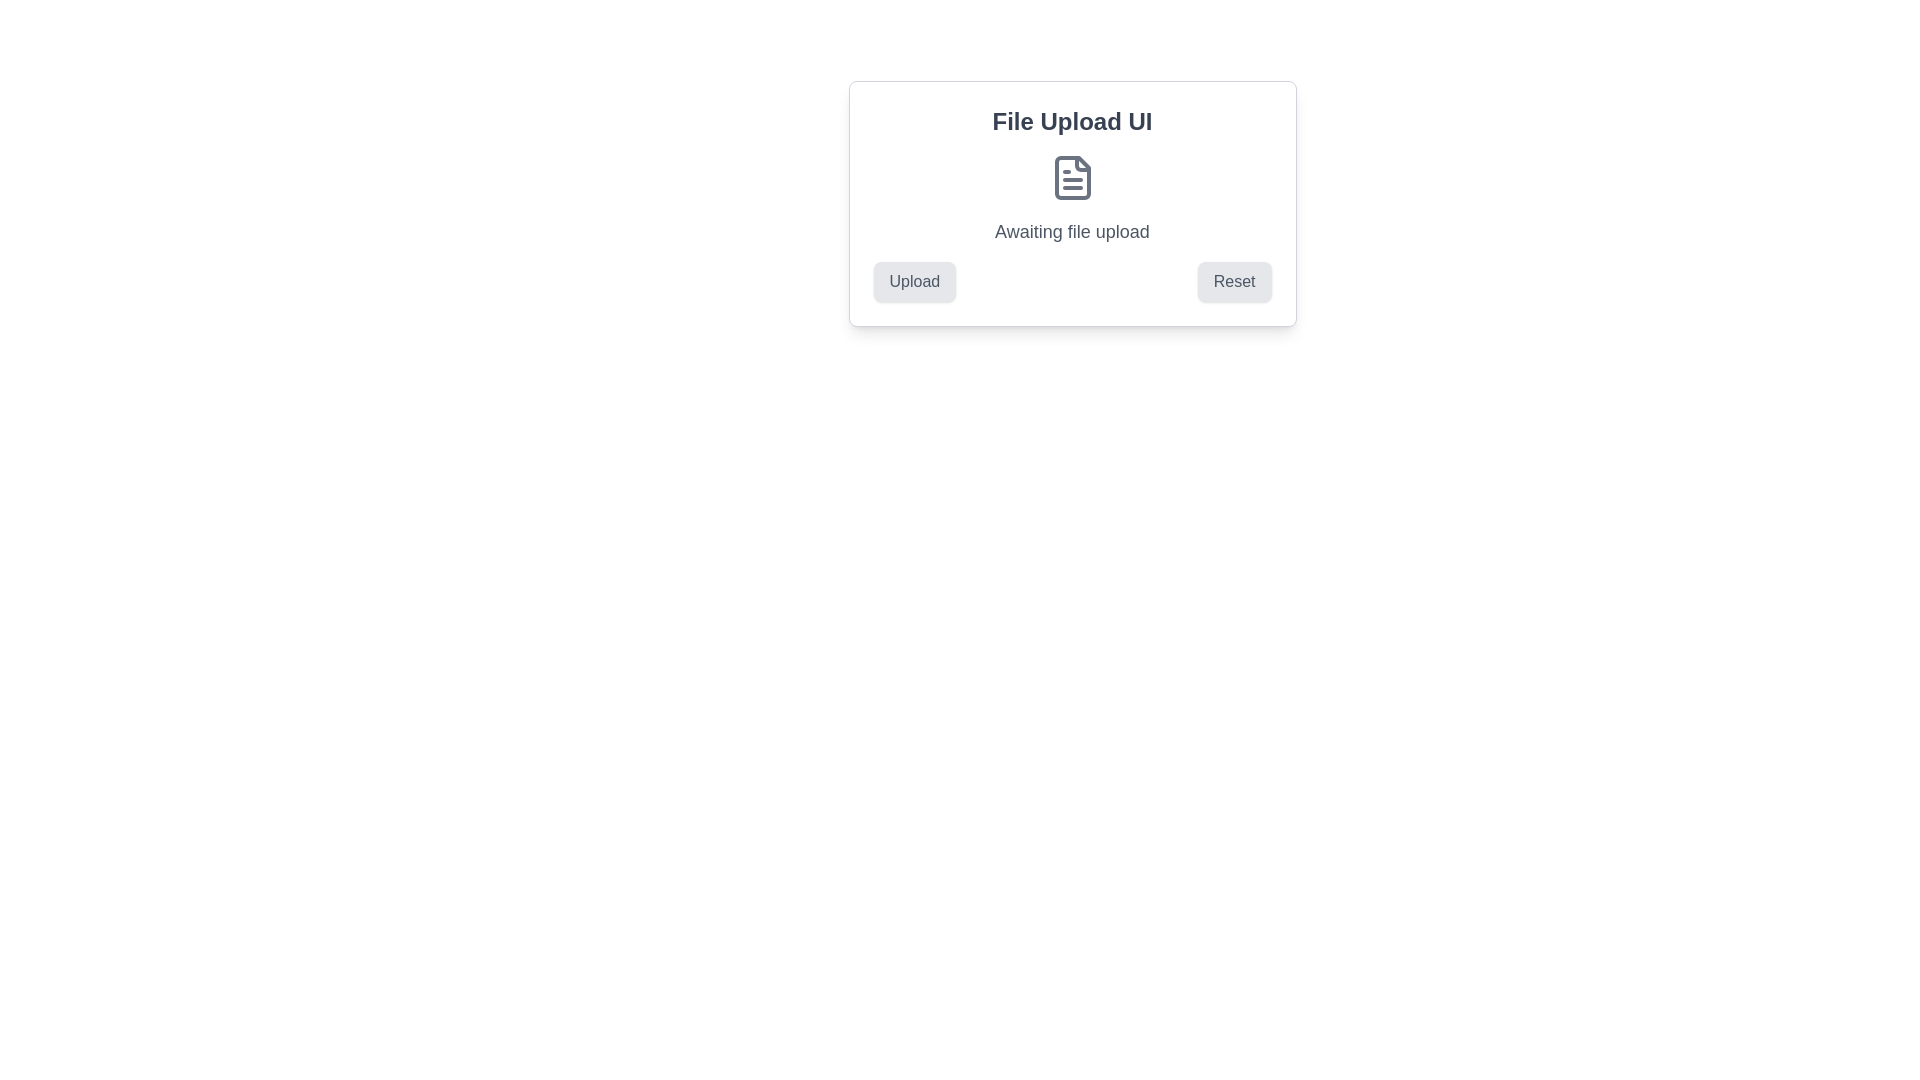 This screenshot has height=1080, width=1920. Describe the element at coordinates (1071, 122) in the screenshot. I see `the title text block at the top of the card that indicates the purpose of the surrounding components` at that location.